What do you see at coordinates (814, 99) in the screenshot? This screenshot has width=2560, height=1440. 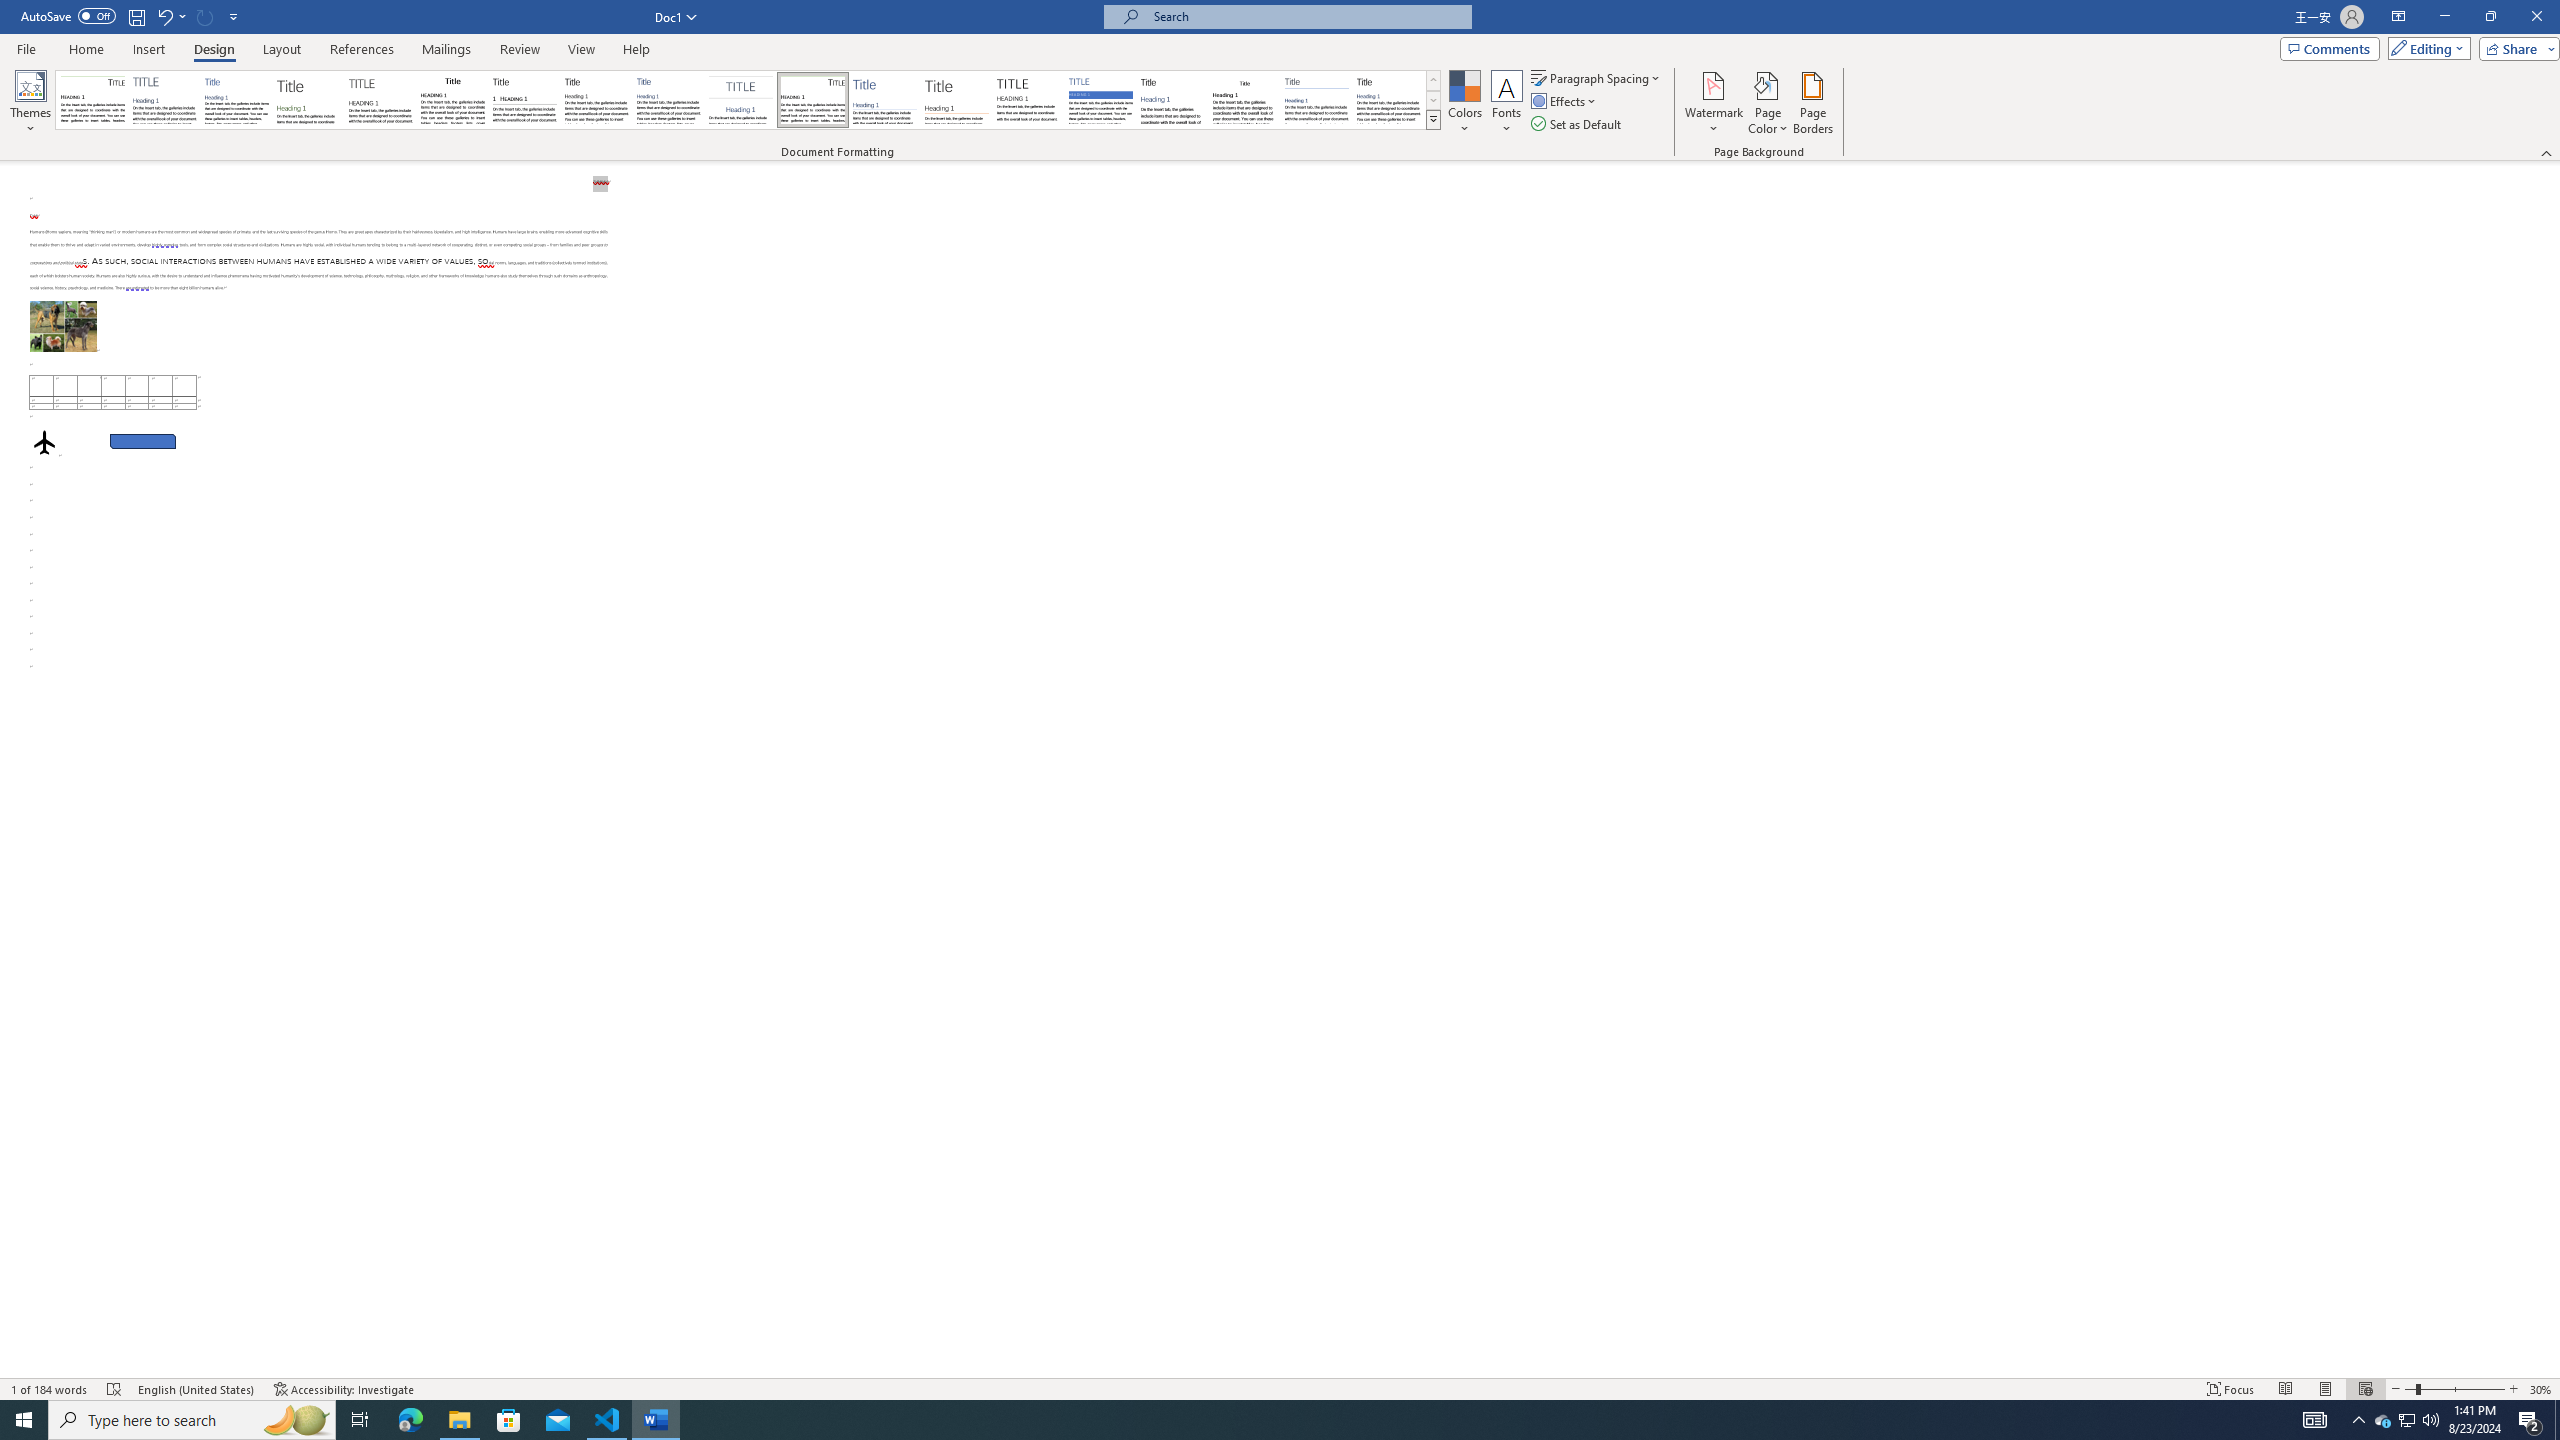 I see `'Lines (Distinctive)'` at bounding box center [814, 99].